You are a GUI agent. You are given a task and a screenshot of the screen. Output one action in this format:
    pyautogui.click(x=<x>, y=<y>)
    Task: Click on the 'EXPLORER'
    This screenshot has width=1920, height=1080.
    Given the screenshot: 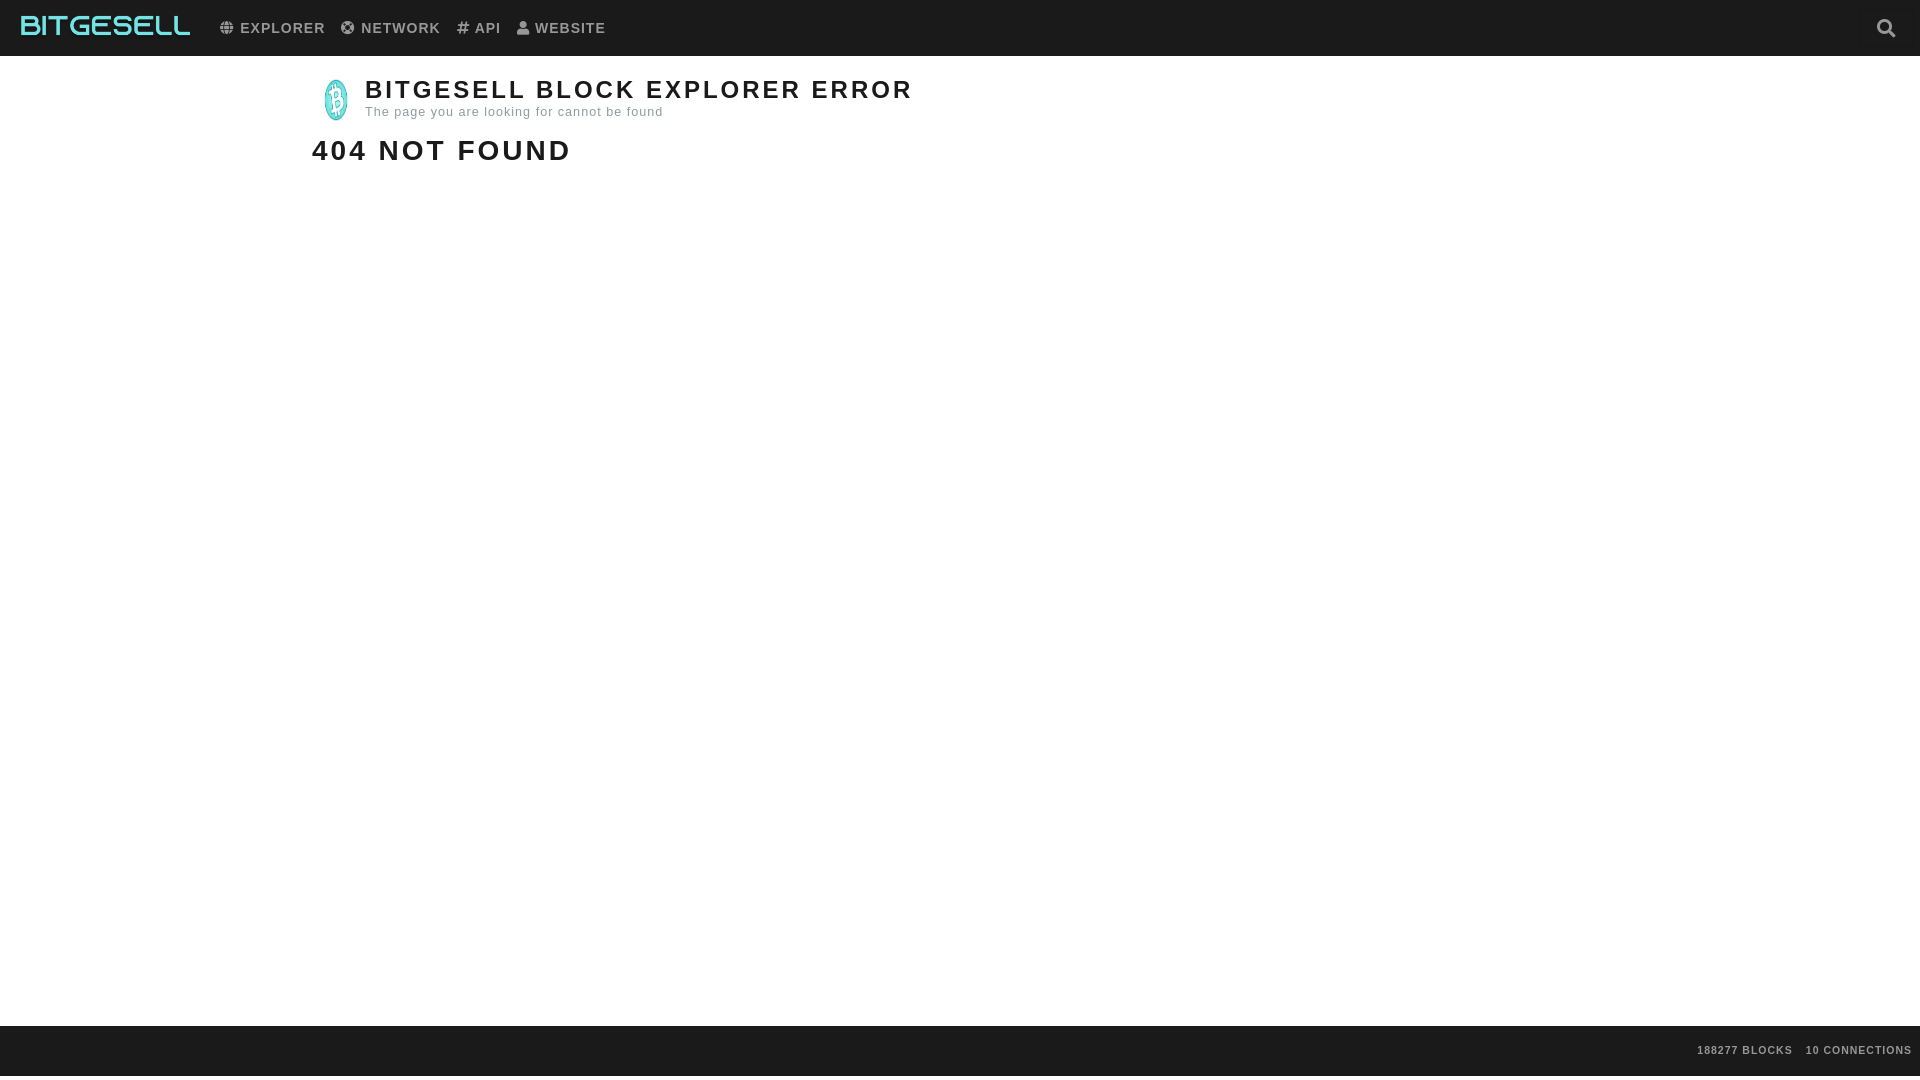 What is the action you would take?
    pyautogui.click(x=271, y=28)
    